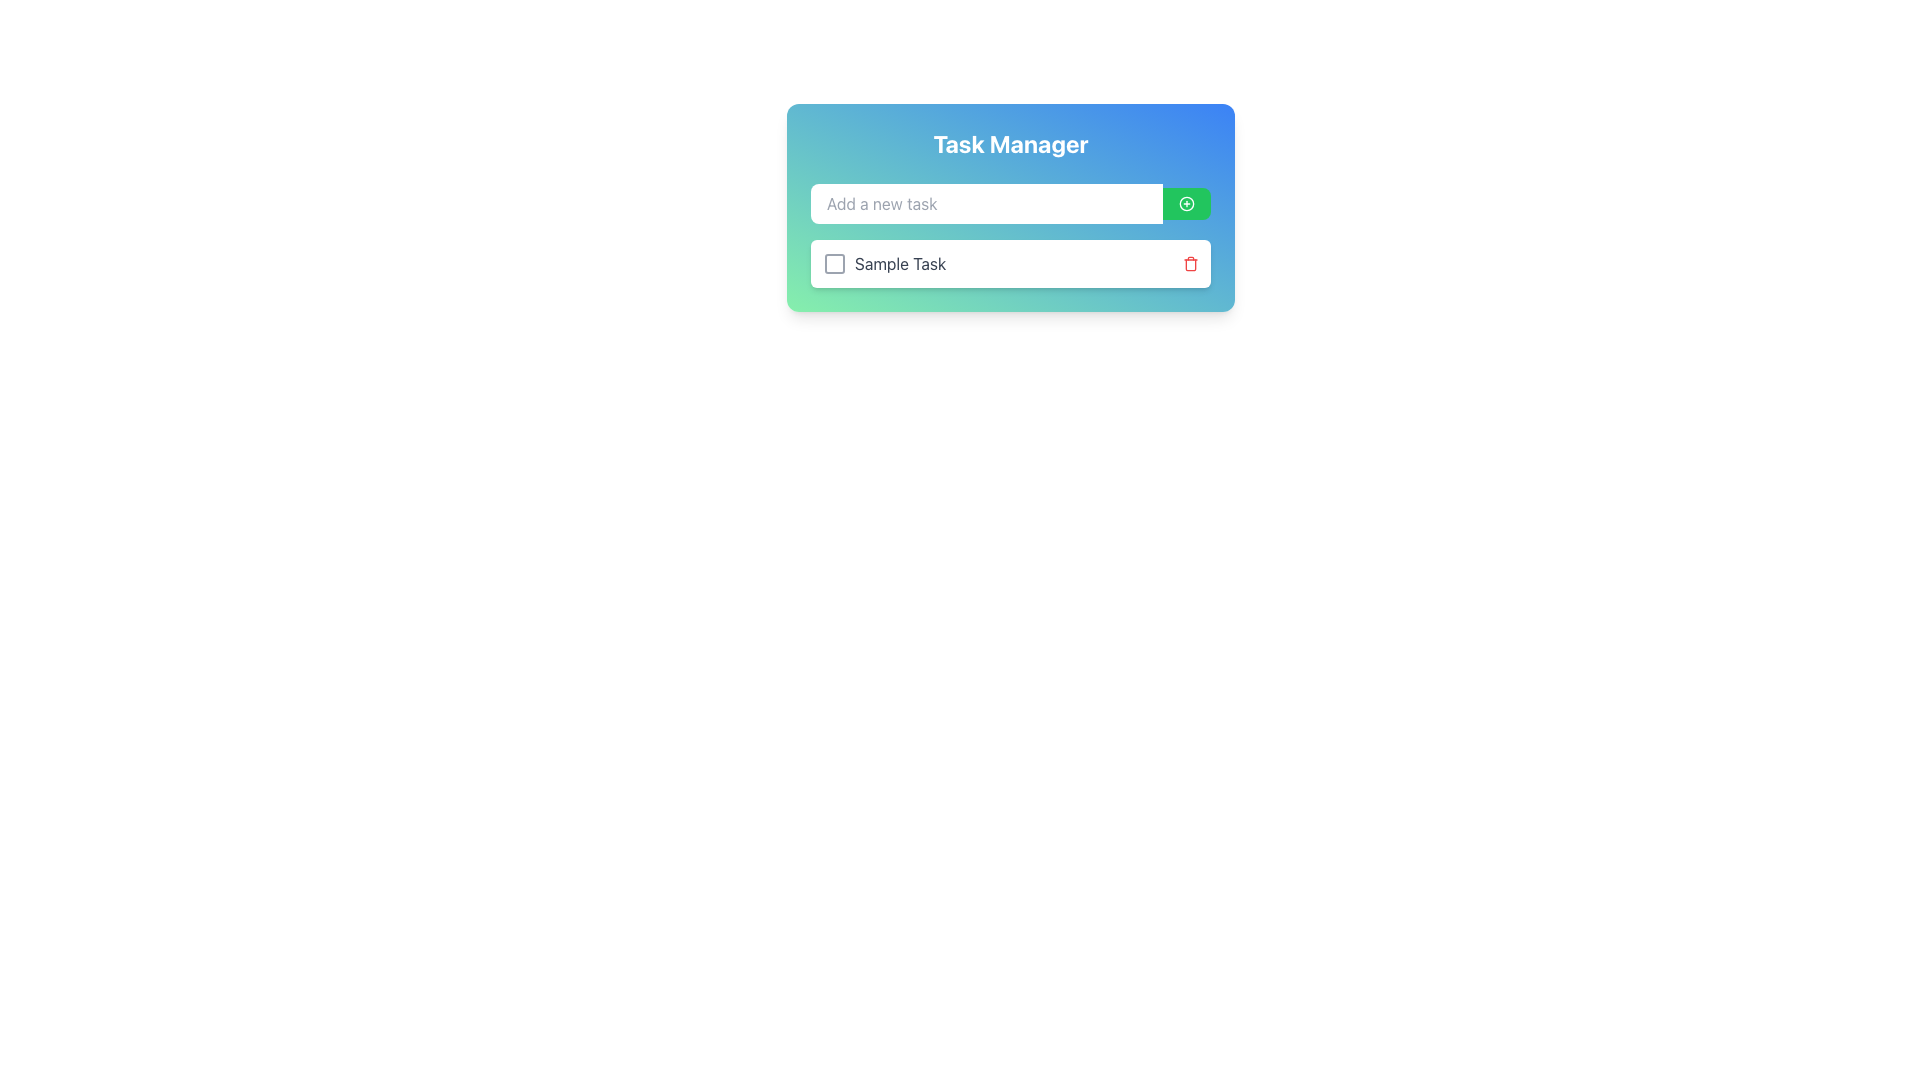  I want to click on central circle of the SVG icon within the green button located to the right of the 'Add a new task' input field in the 'Task Manager' interface for debugging purposes, so click(1186, 204).